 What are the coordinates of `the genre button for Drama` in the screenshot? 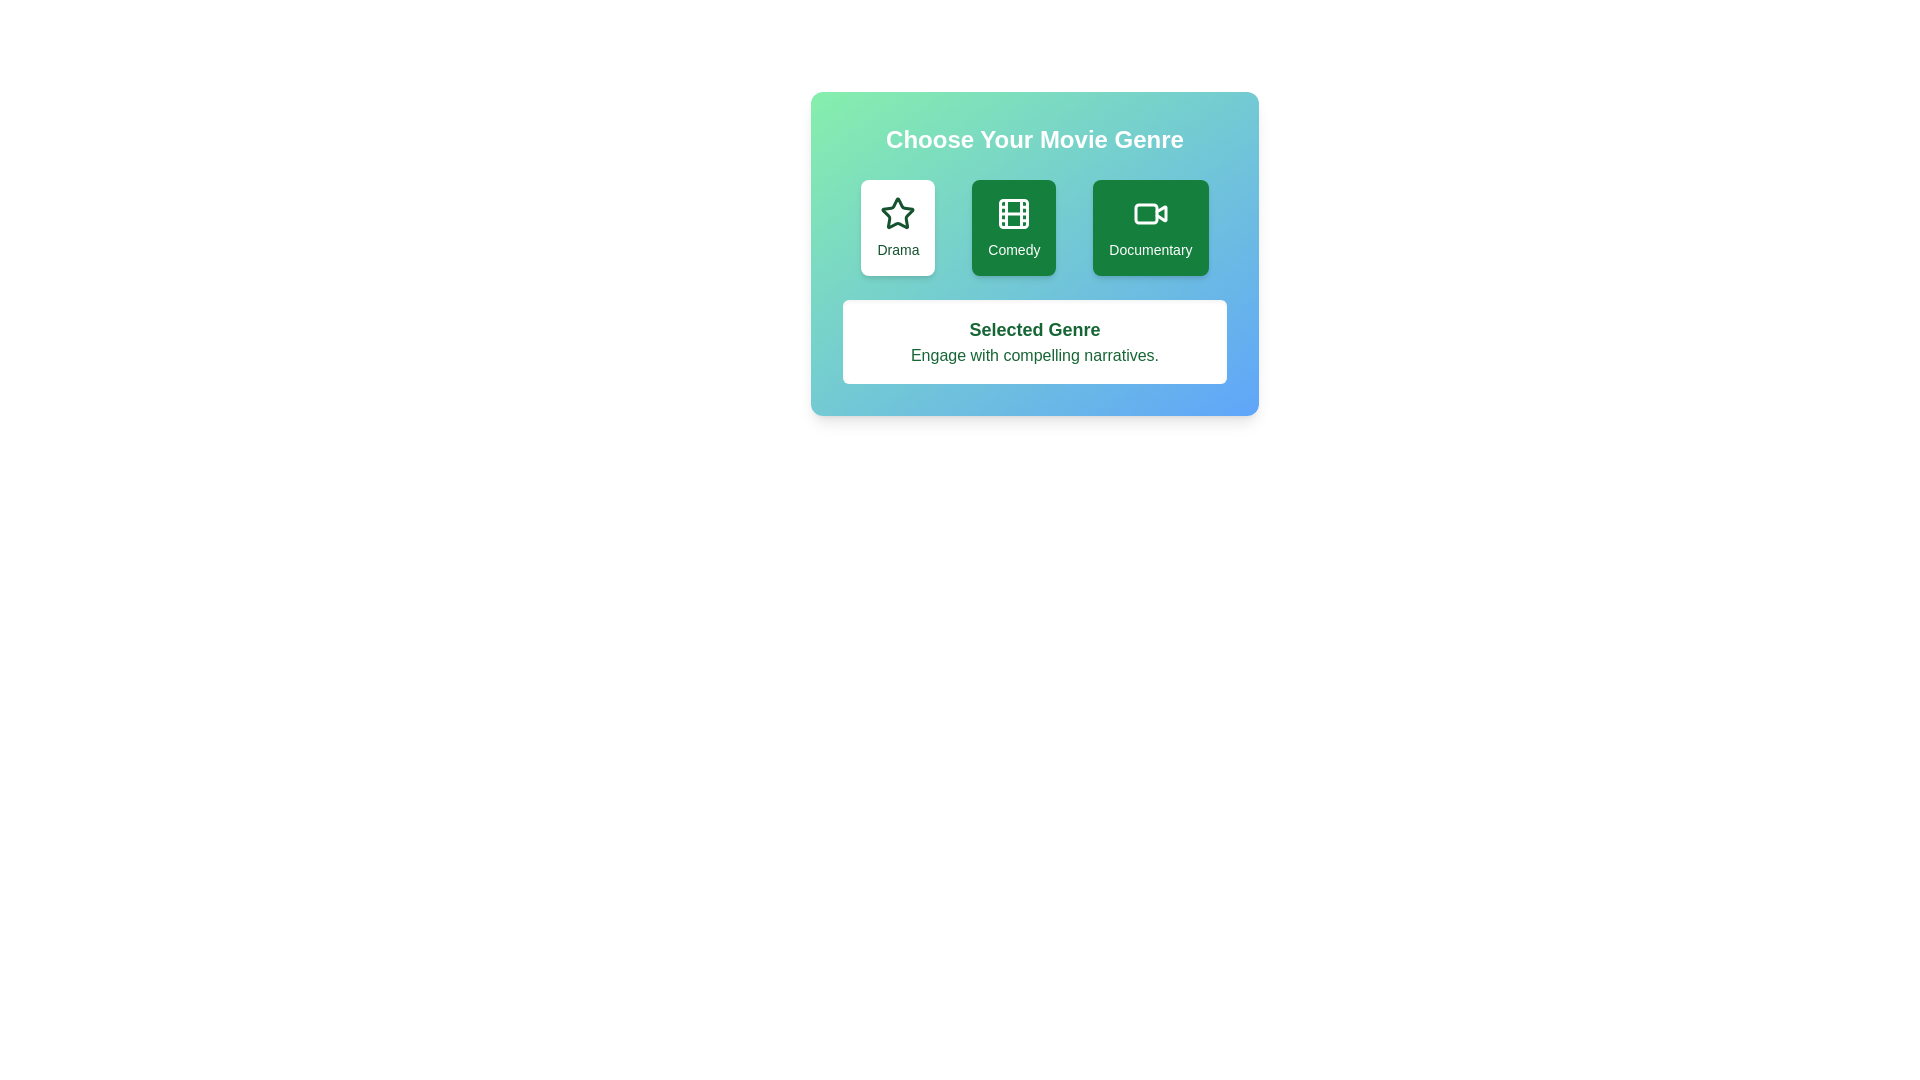 It's located at (896, 226).